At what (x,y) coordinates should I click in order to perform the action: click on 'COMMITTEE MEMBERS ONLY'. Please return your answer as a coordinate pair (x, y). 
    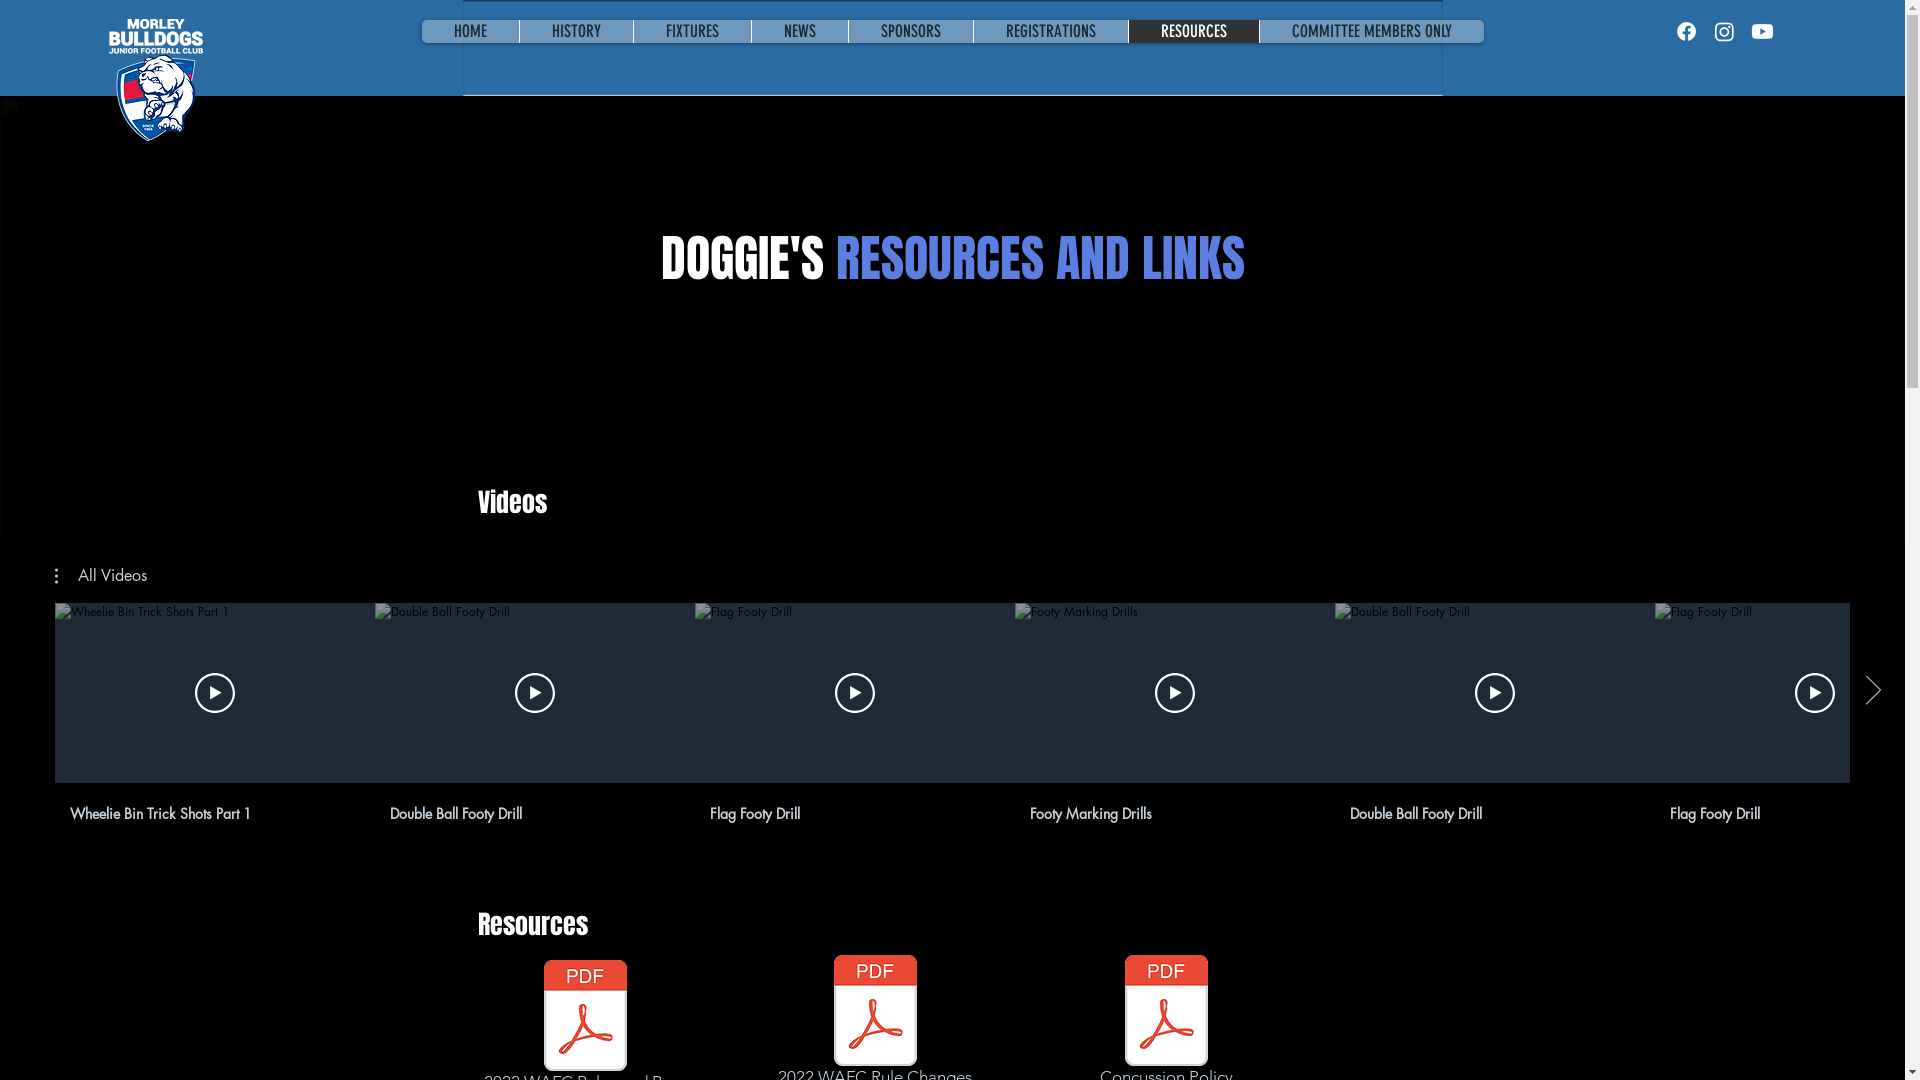
    Looking at the image, I should click on (1369, 31).